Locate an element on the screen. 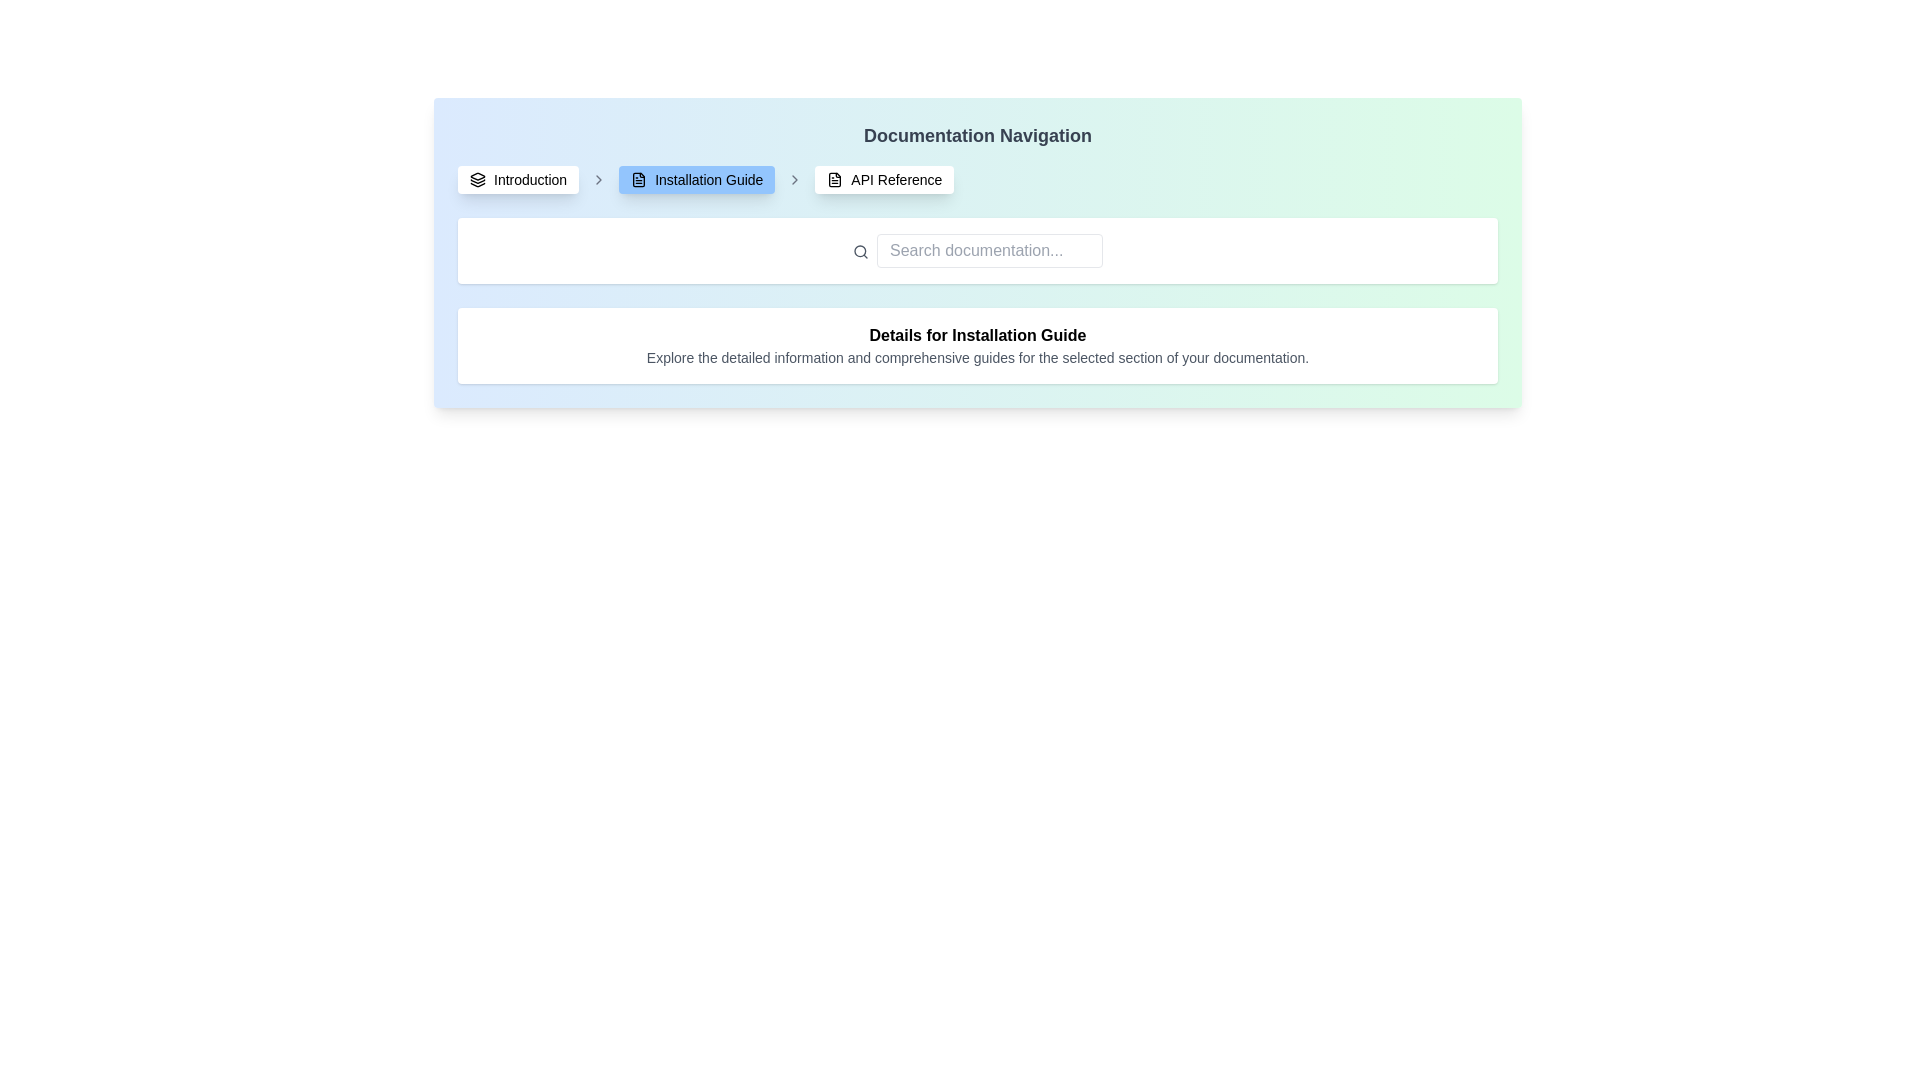 The width and height of the screenshot is (1920, 1080). the 'Introduction' button located in the upper-left segment of the navigation bar is located at coordinates (518, 180).